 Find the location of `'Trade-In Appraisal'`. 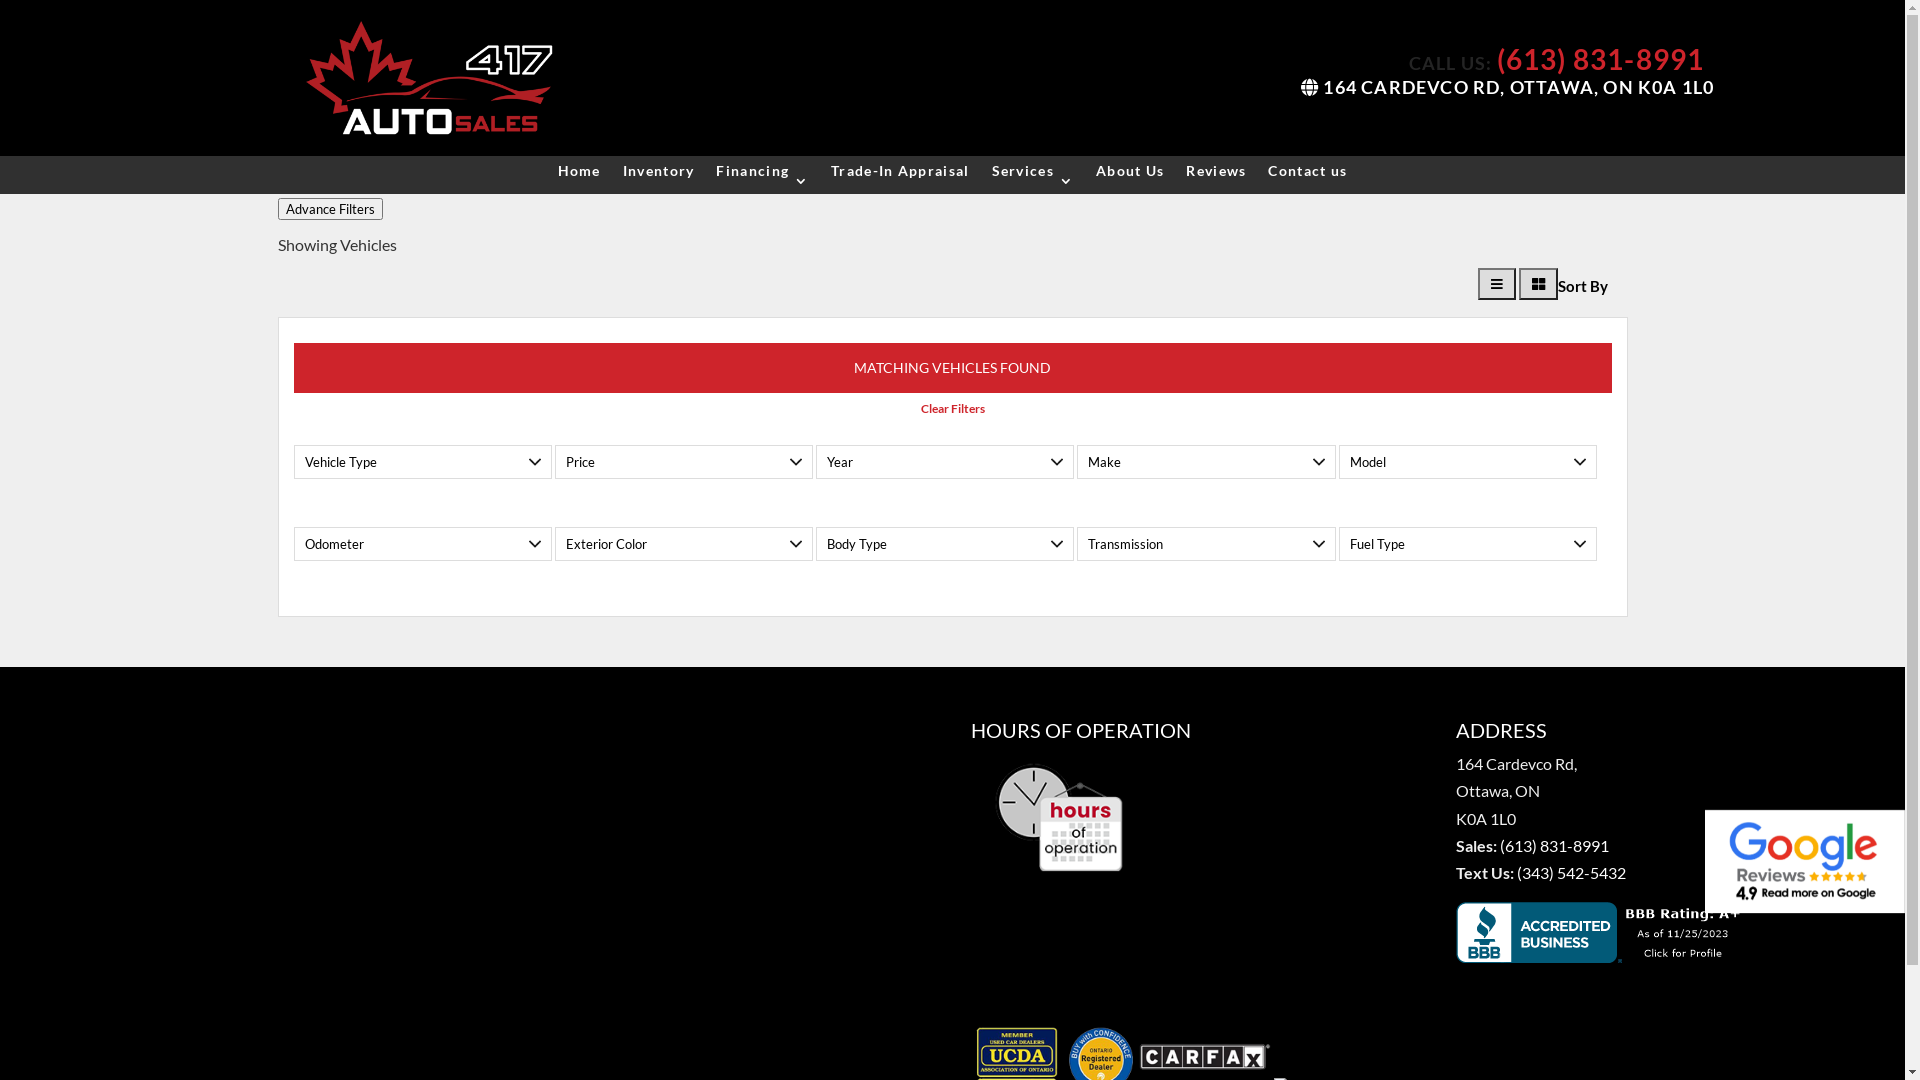

'Trade-In Appraisal' is located at coordinates (899, 173).